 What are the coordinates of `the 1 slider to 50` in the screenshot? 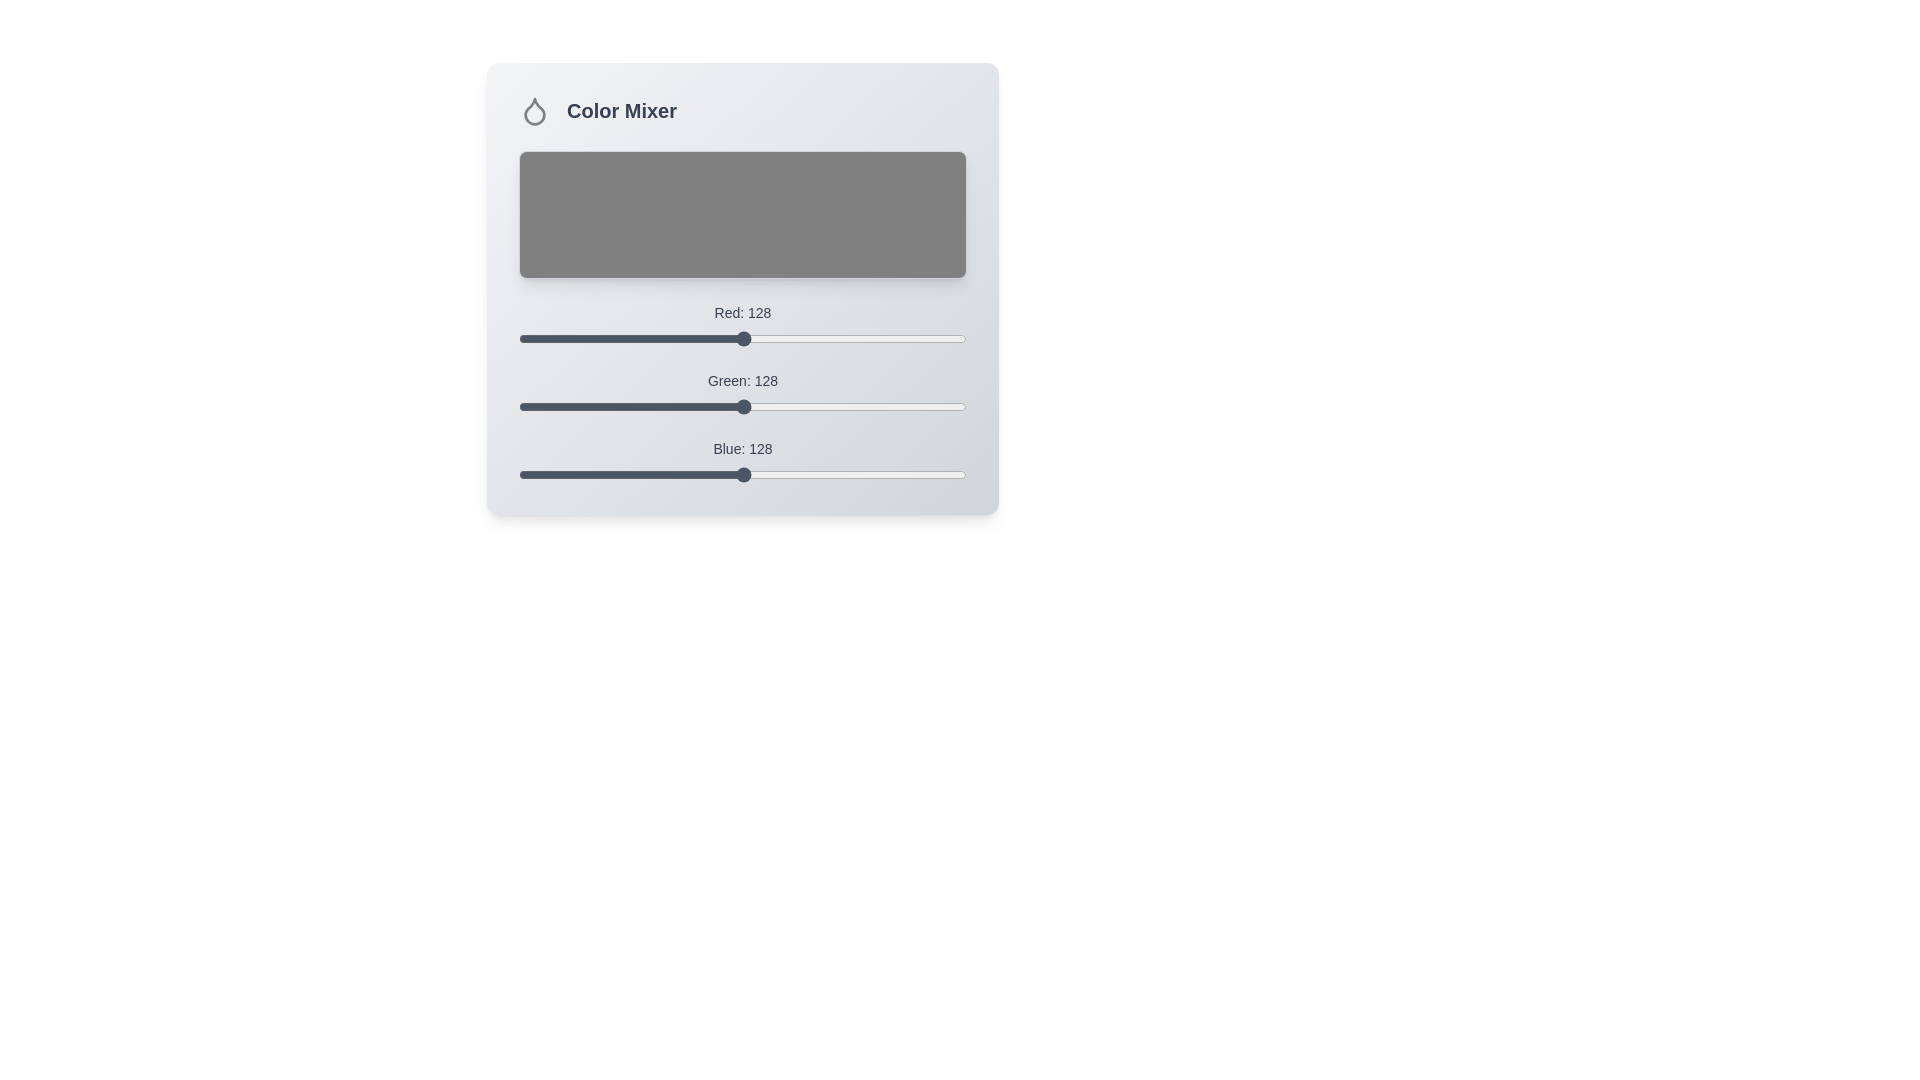 It's located at (605, 398).